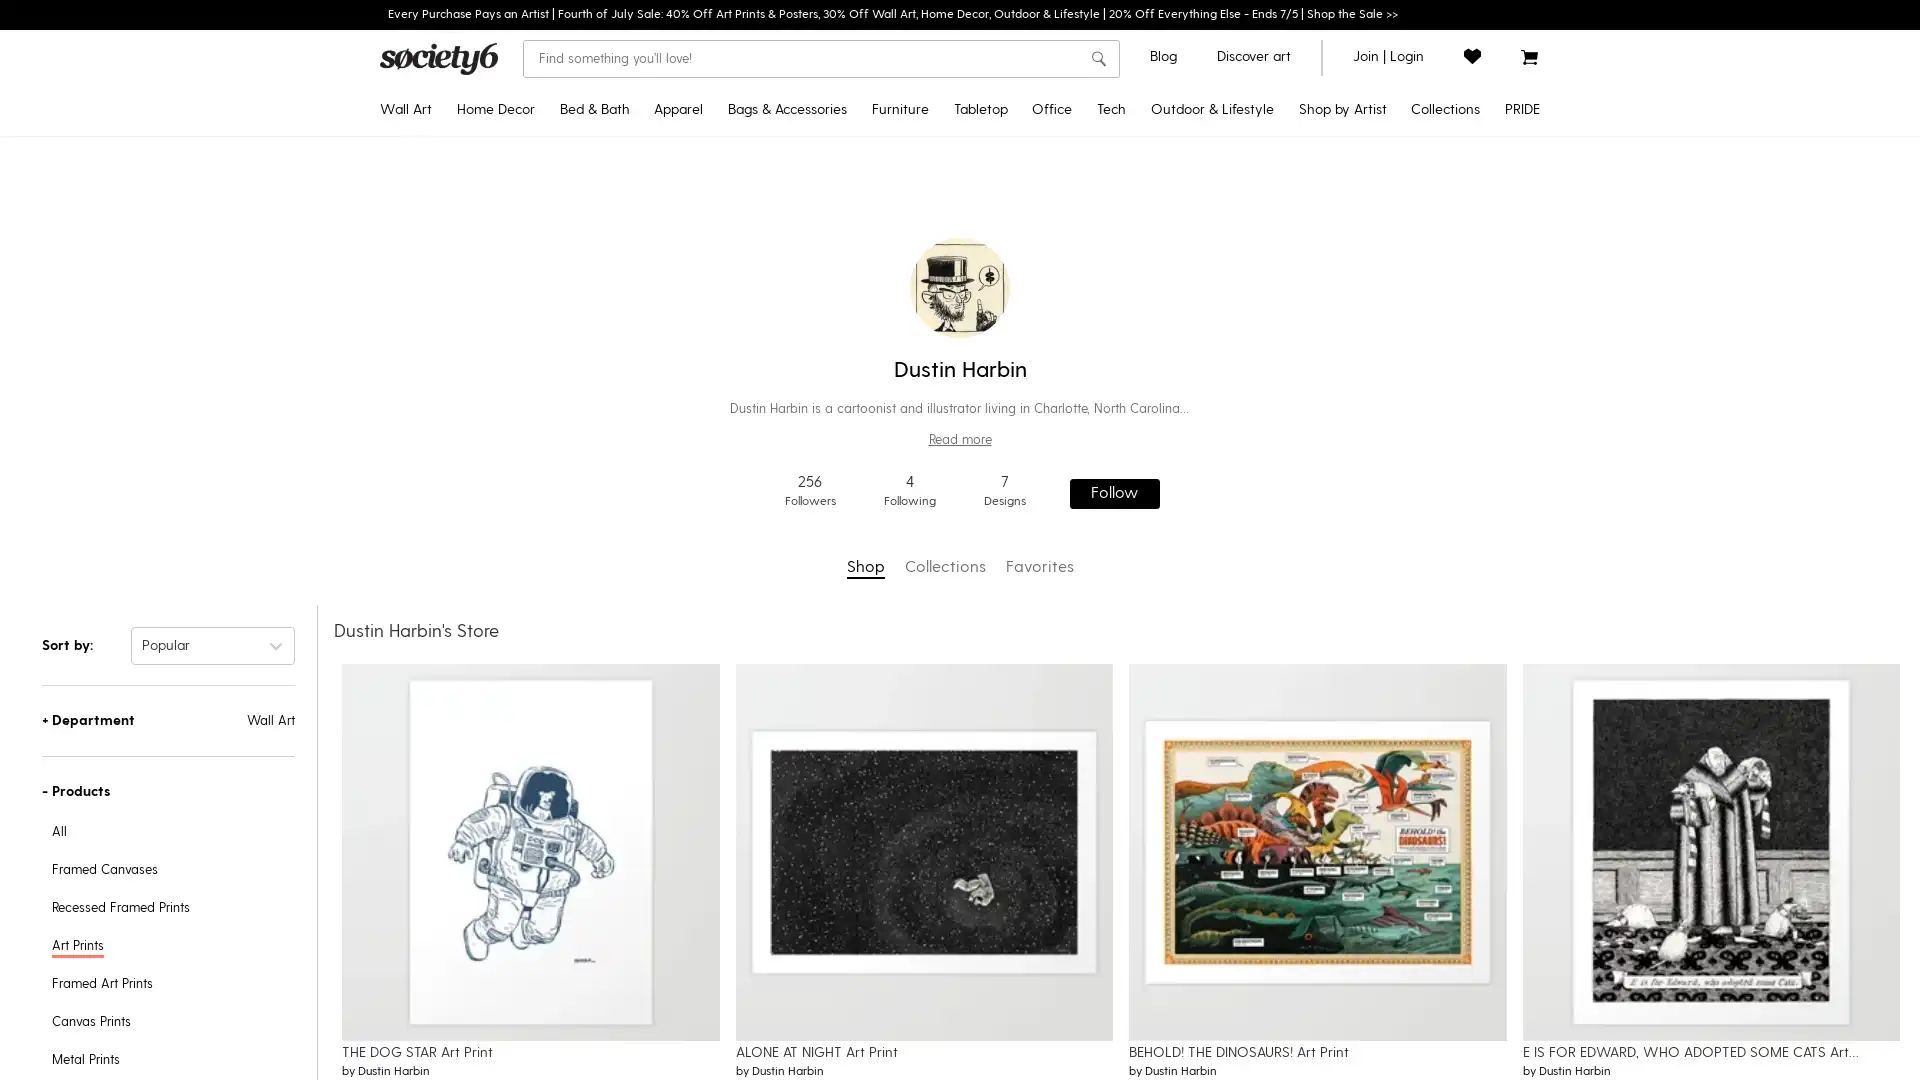  Describe the element at coordinates (801, 385) in the screenshot. I see `Face Masks` at that location.